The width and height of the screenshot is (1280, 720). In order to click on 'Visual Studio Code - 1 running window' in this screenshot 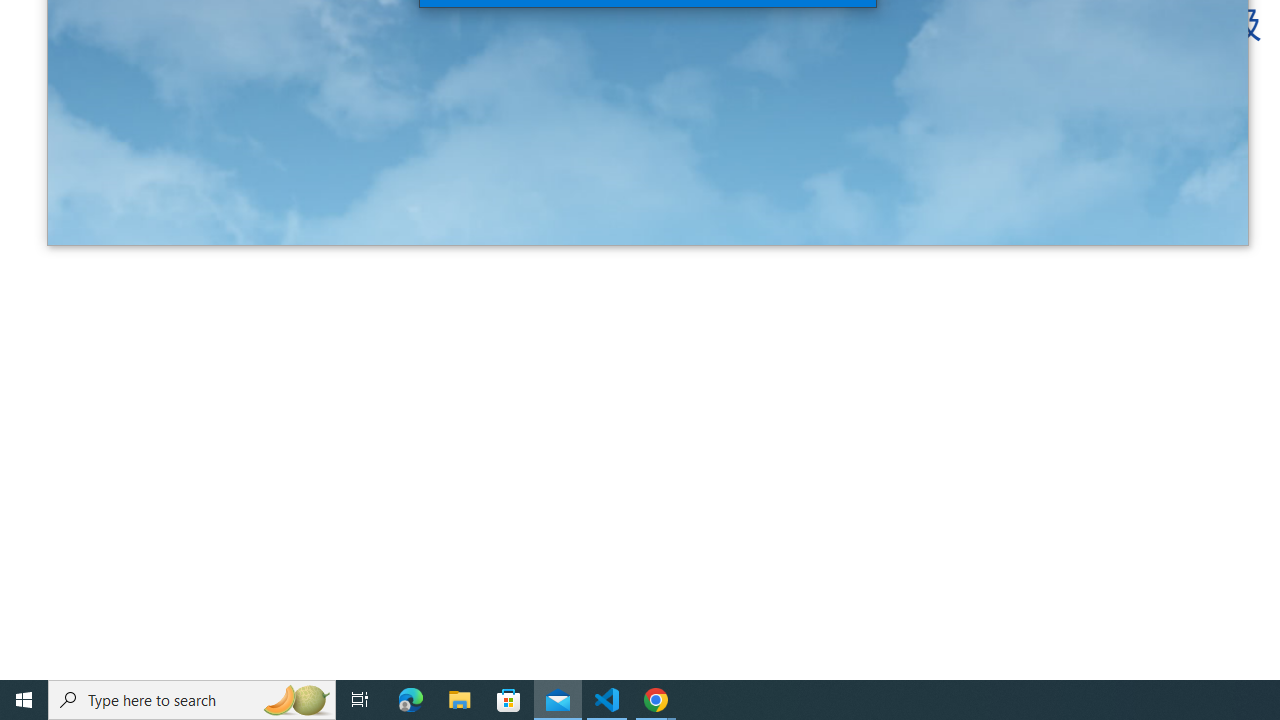, I will do `click(606, 698)`.